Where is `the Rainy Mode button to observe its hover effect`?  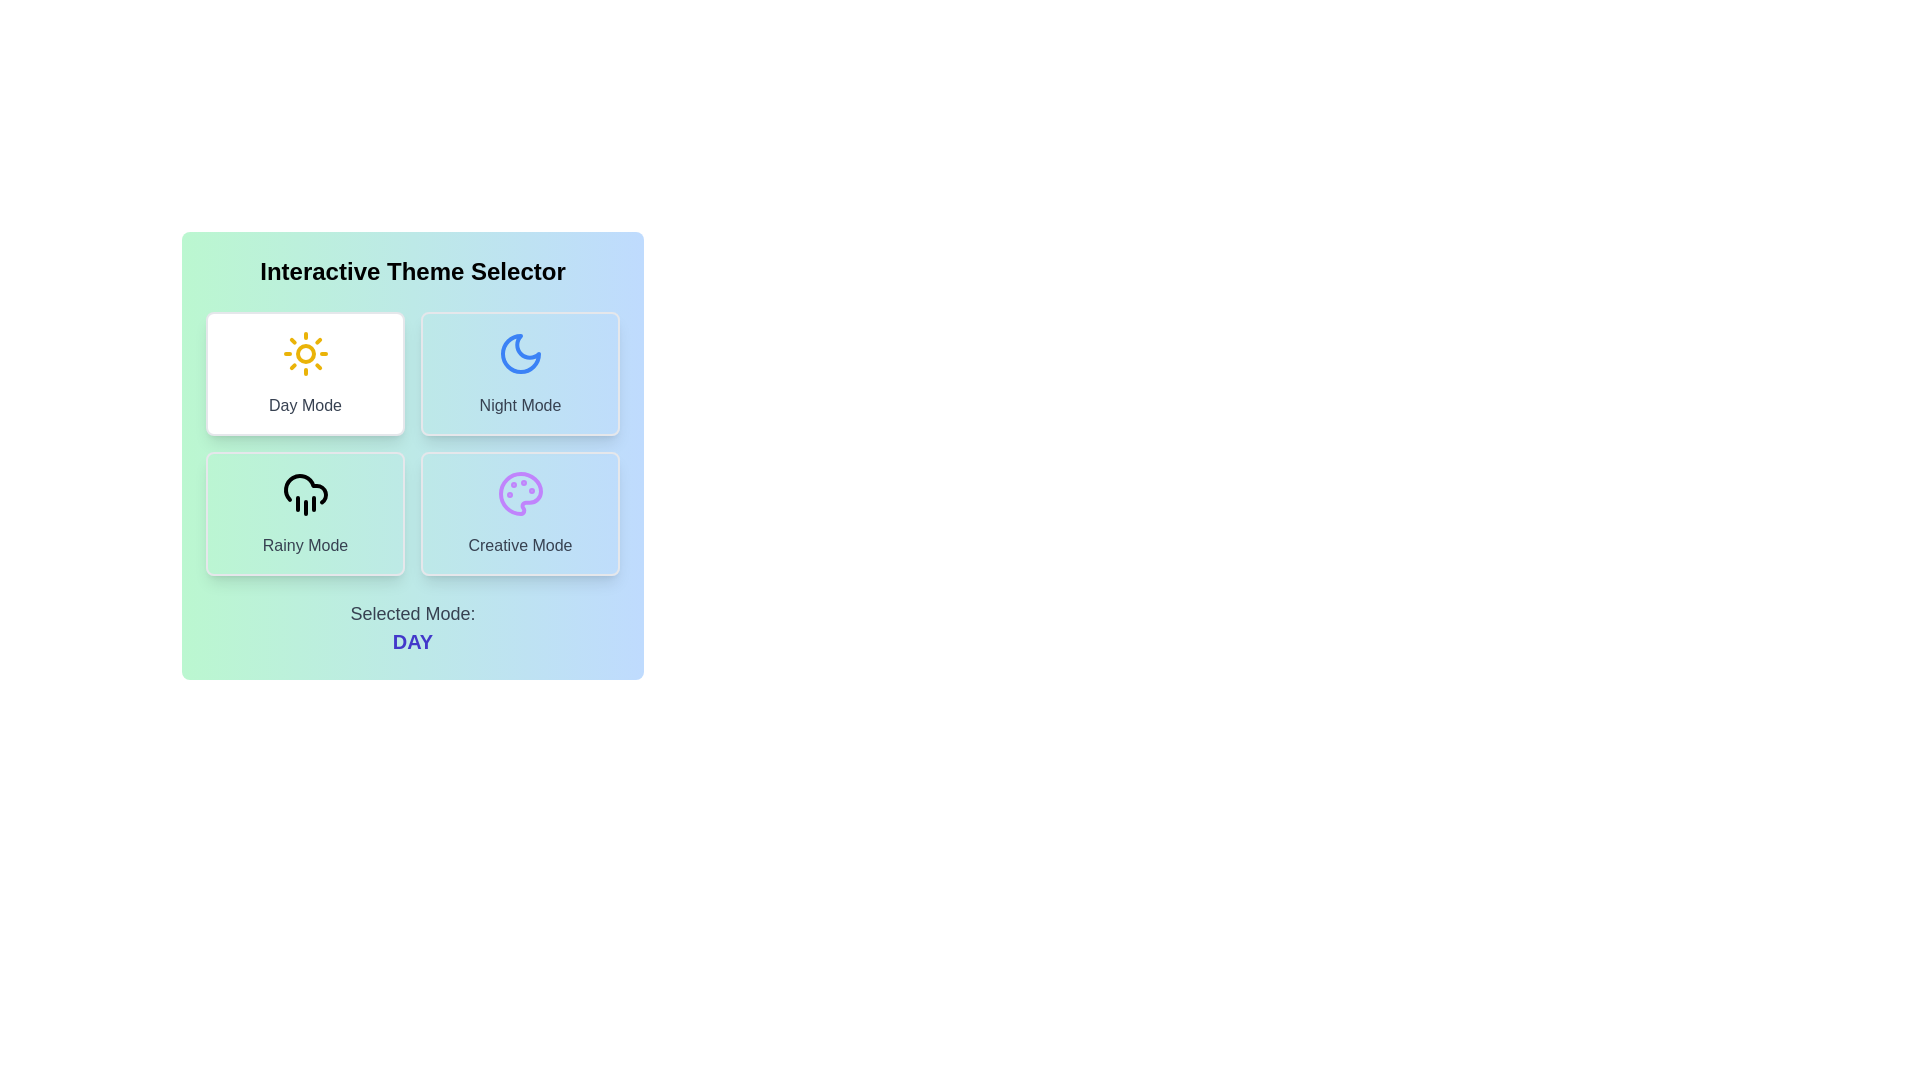
the Rainy Mode button to observe its hover effect is located at coordinates (304, 512).